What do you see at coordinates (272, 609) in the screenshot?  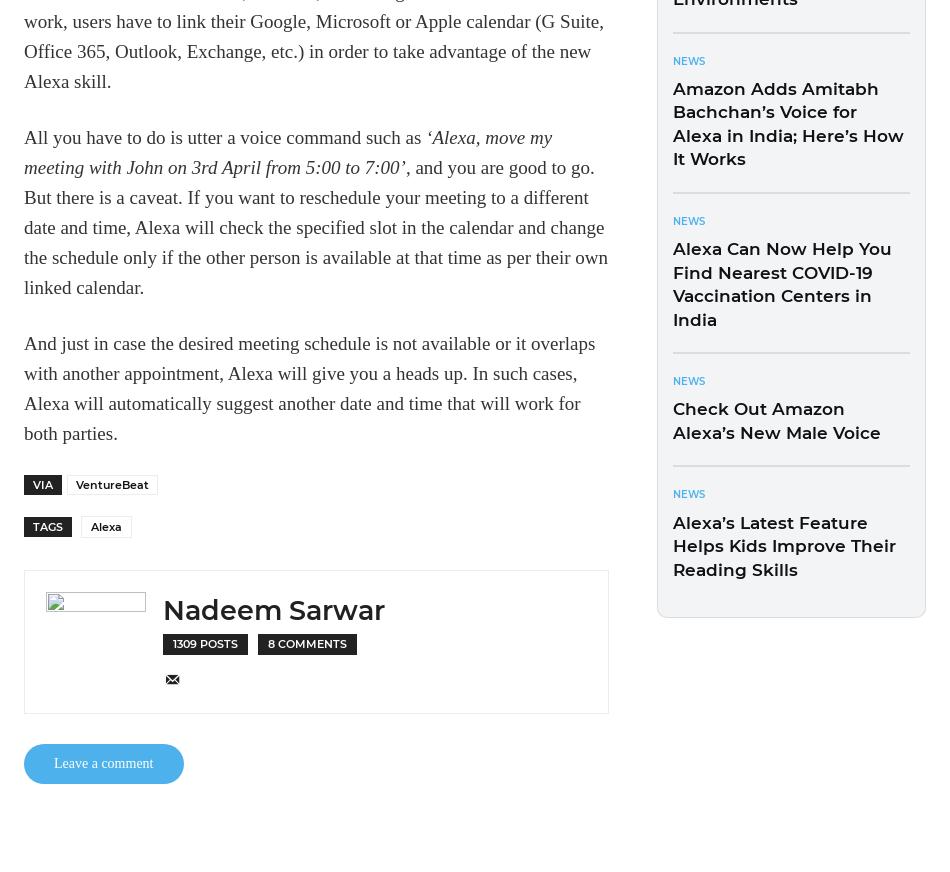 I see `'Nadeem Sarwar'` at bounding box center [272, 609].